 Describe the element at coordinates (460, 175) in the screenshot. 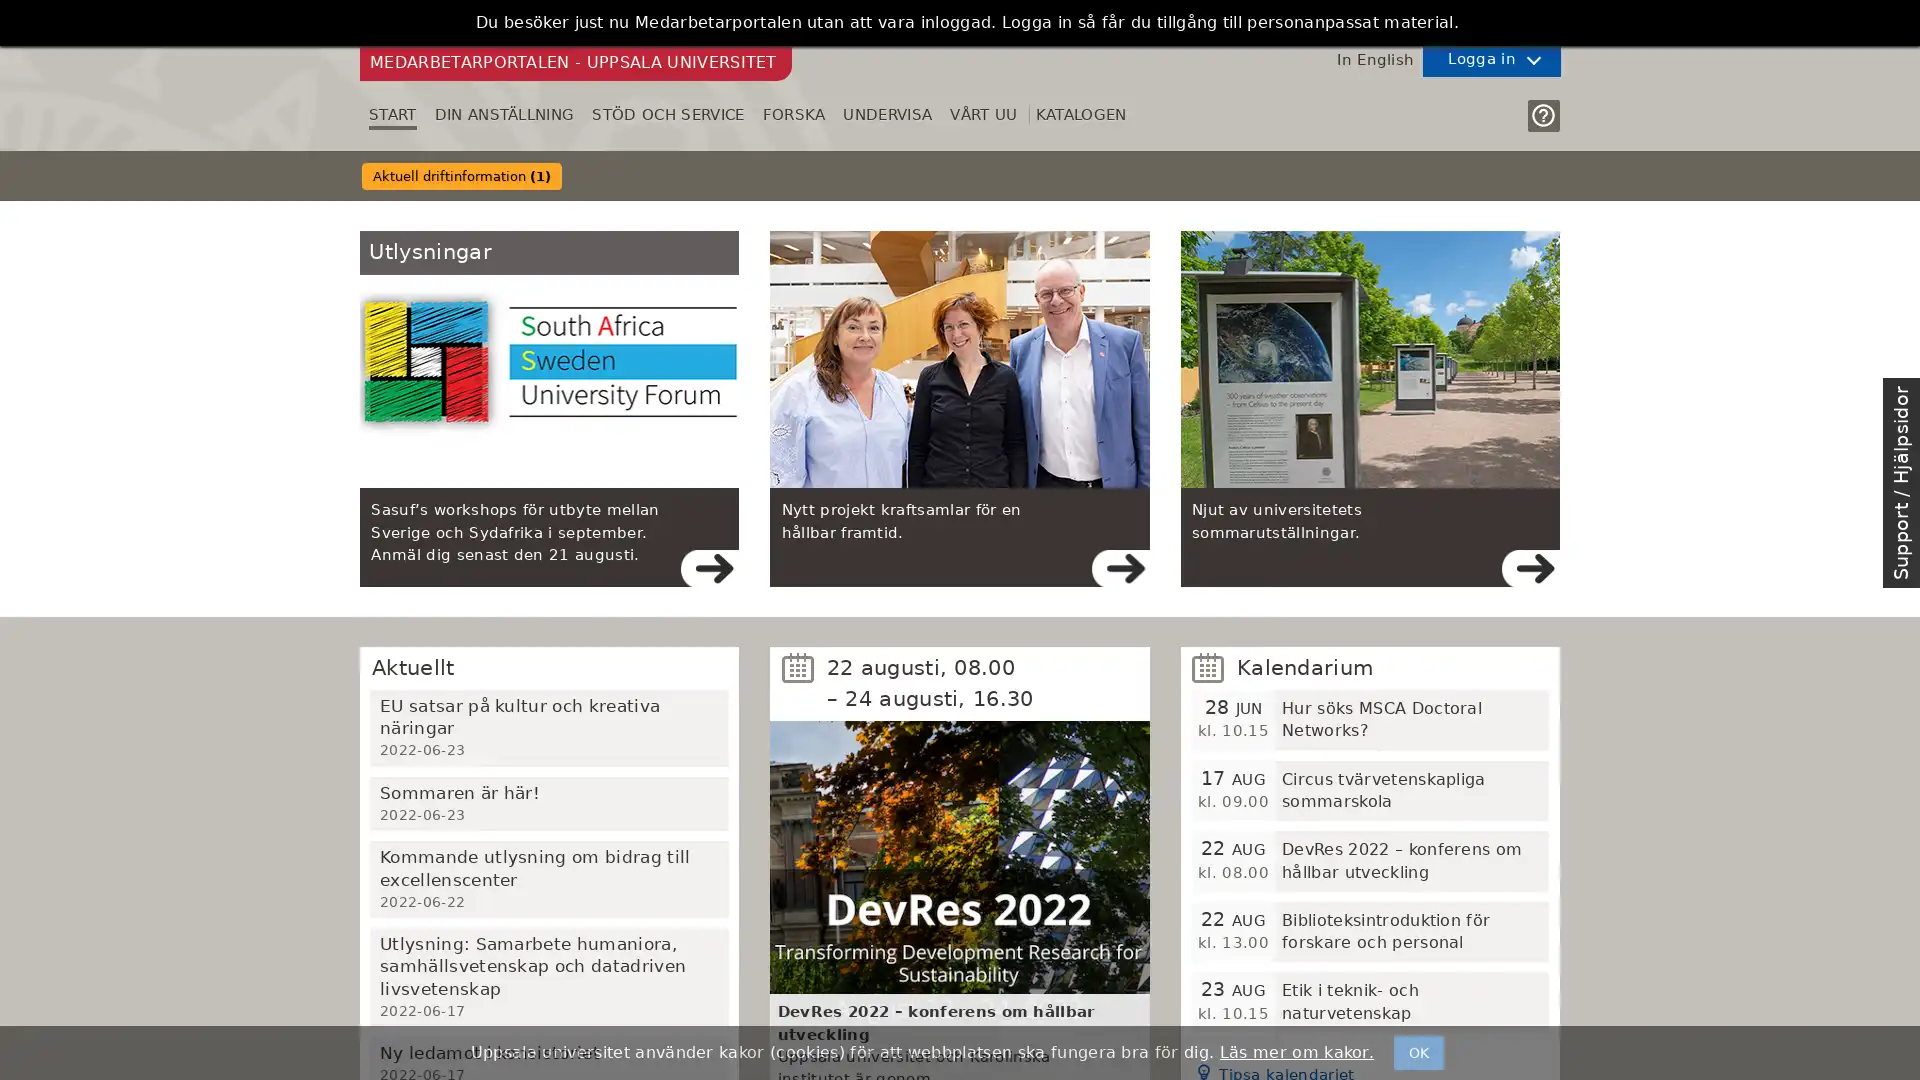

I see `Aktuell driftinformation (1)` at that location.